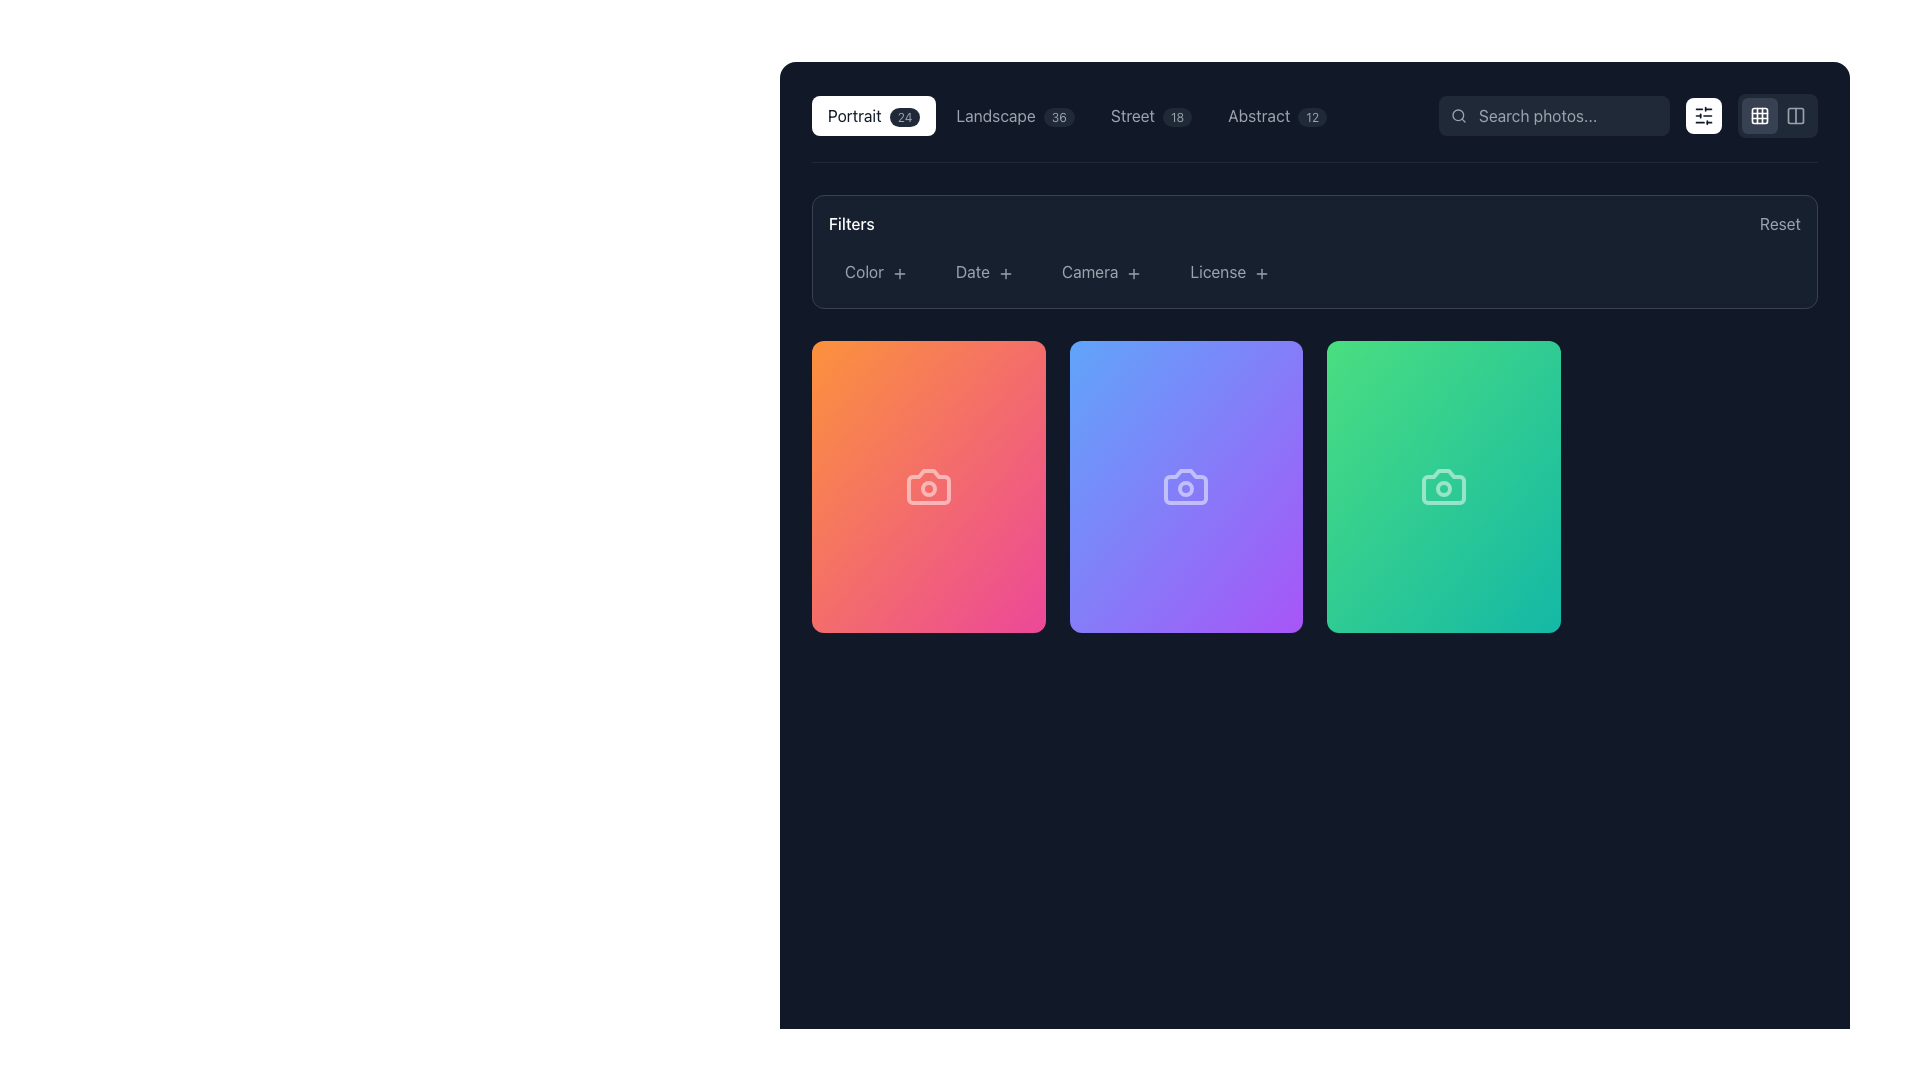 Image resolution: width=1920 pixels, height=1080 pixels. Describe the element at coordinates (1443, 488) in the screenshot. I see `the circular SVG-rendered camera icon lens, which is part of the third box in a horizontal series of three camera icons` at that location.